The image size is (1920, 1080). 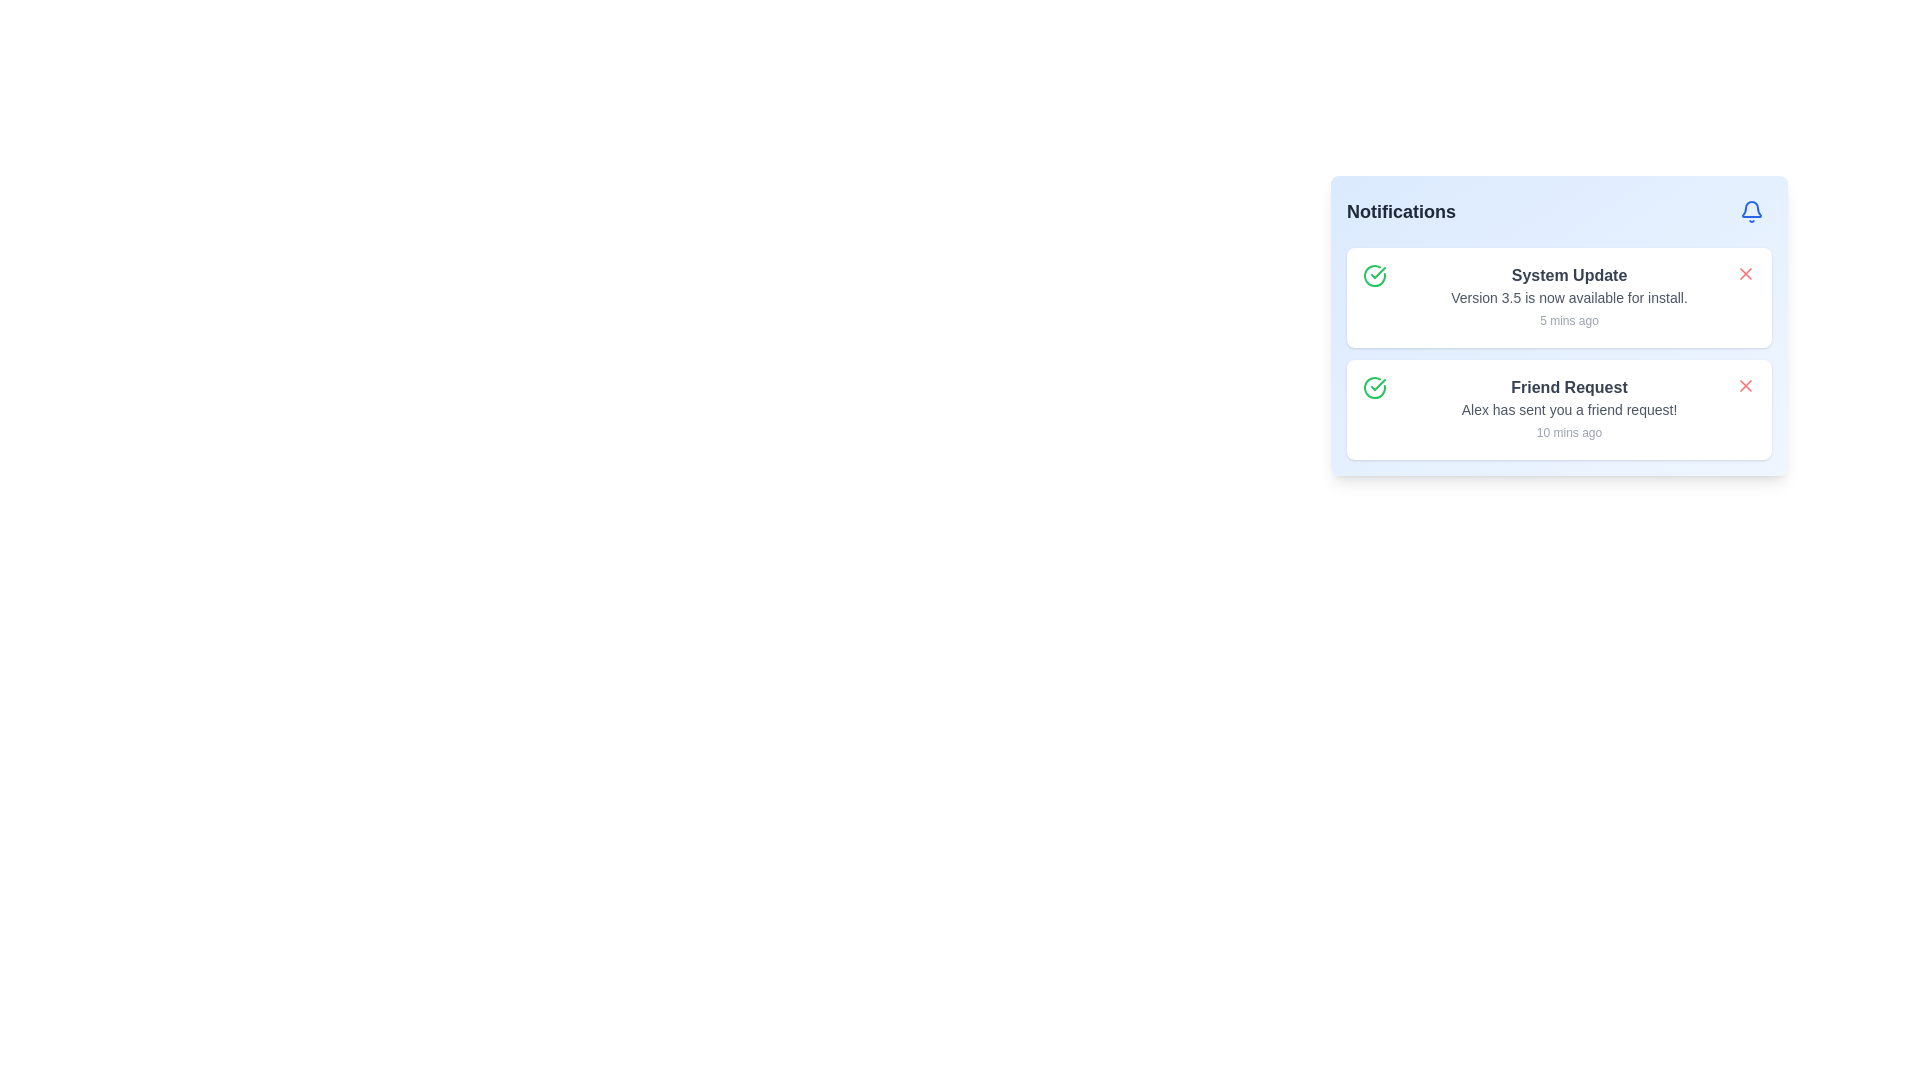 What do you see at coordinates (1745, 385) in the screenshot?
I see `keyboard navigation` at bounding box center [1745, 385].